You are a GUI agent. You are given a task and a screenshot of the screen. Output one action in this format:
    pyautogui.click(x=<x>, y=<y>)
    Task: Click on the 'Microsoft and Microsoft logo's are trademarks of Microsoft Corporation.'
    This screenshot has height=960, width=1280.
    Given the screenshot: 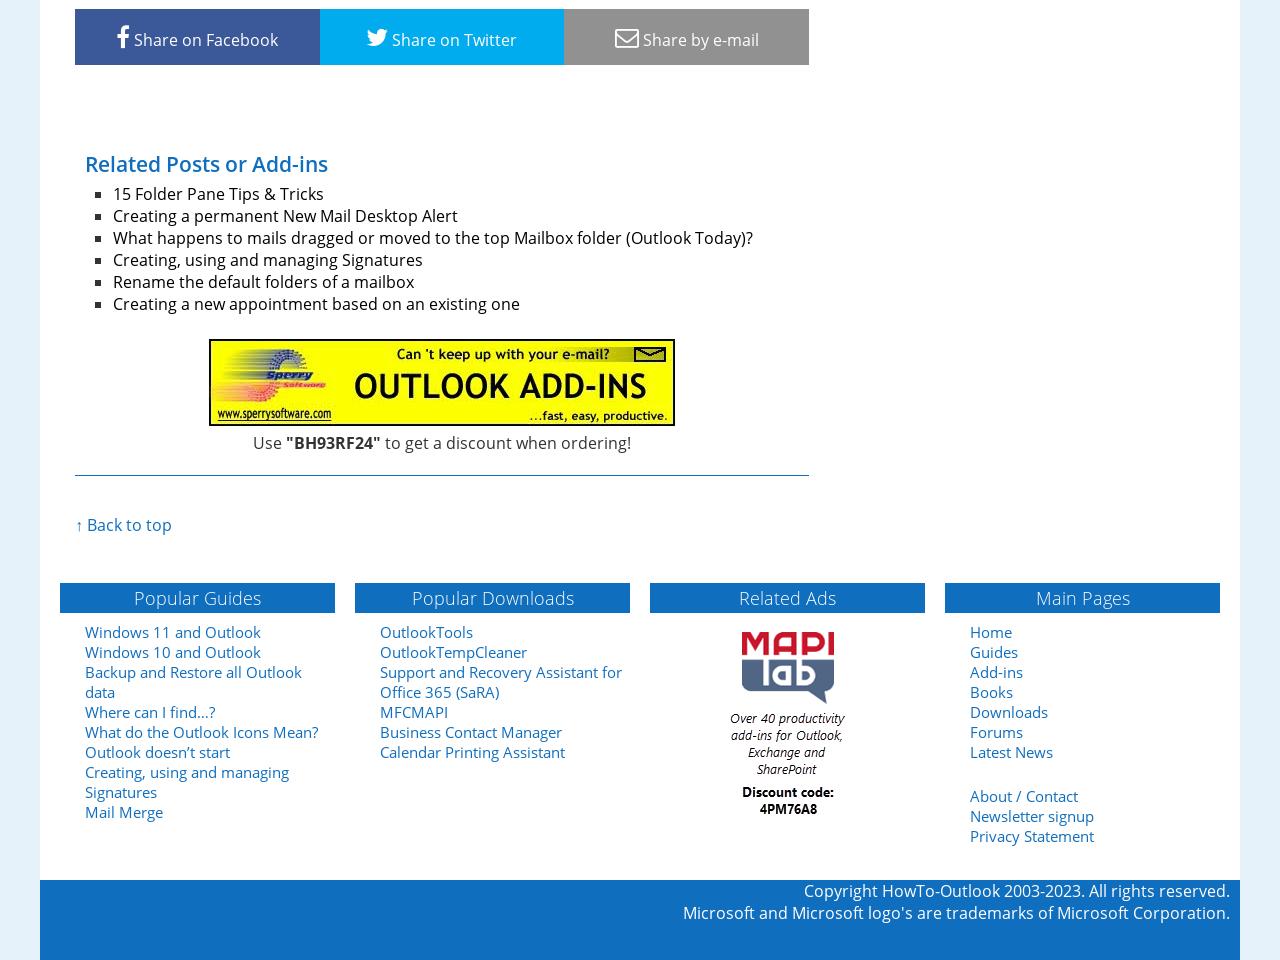 What is the action you would take?
    pyautogui.click(x=955, y=912)
    